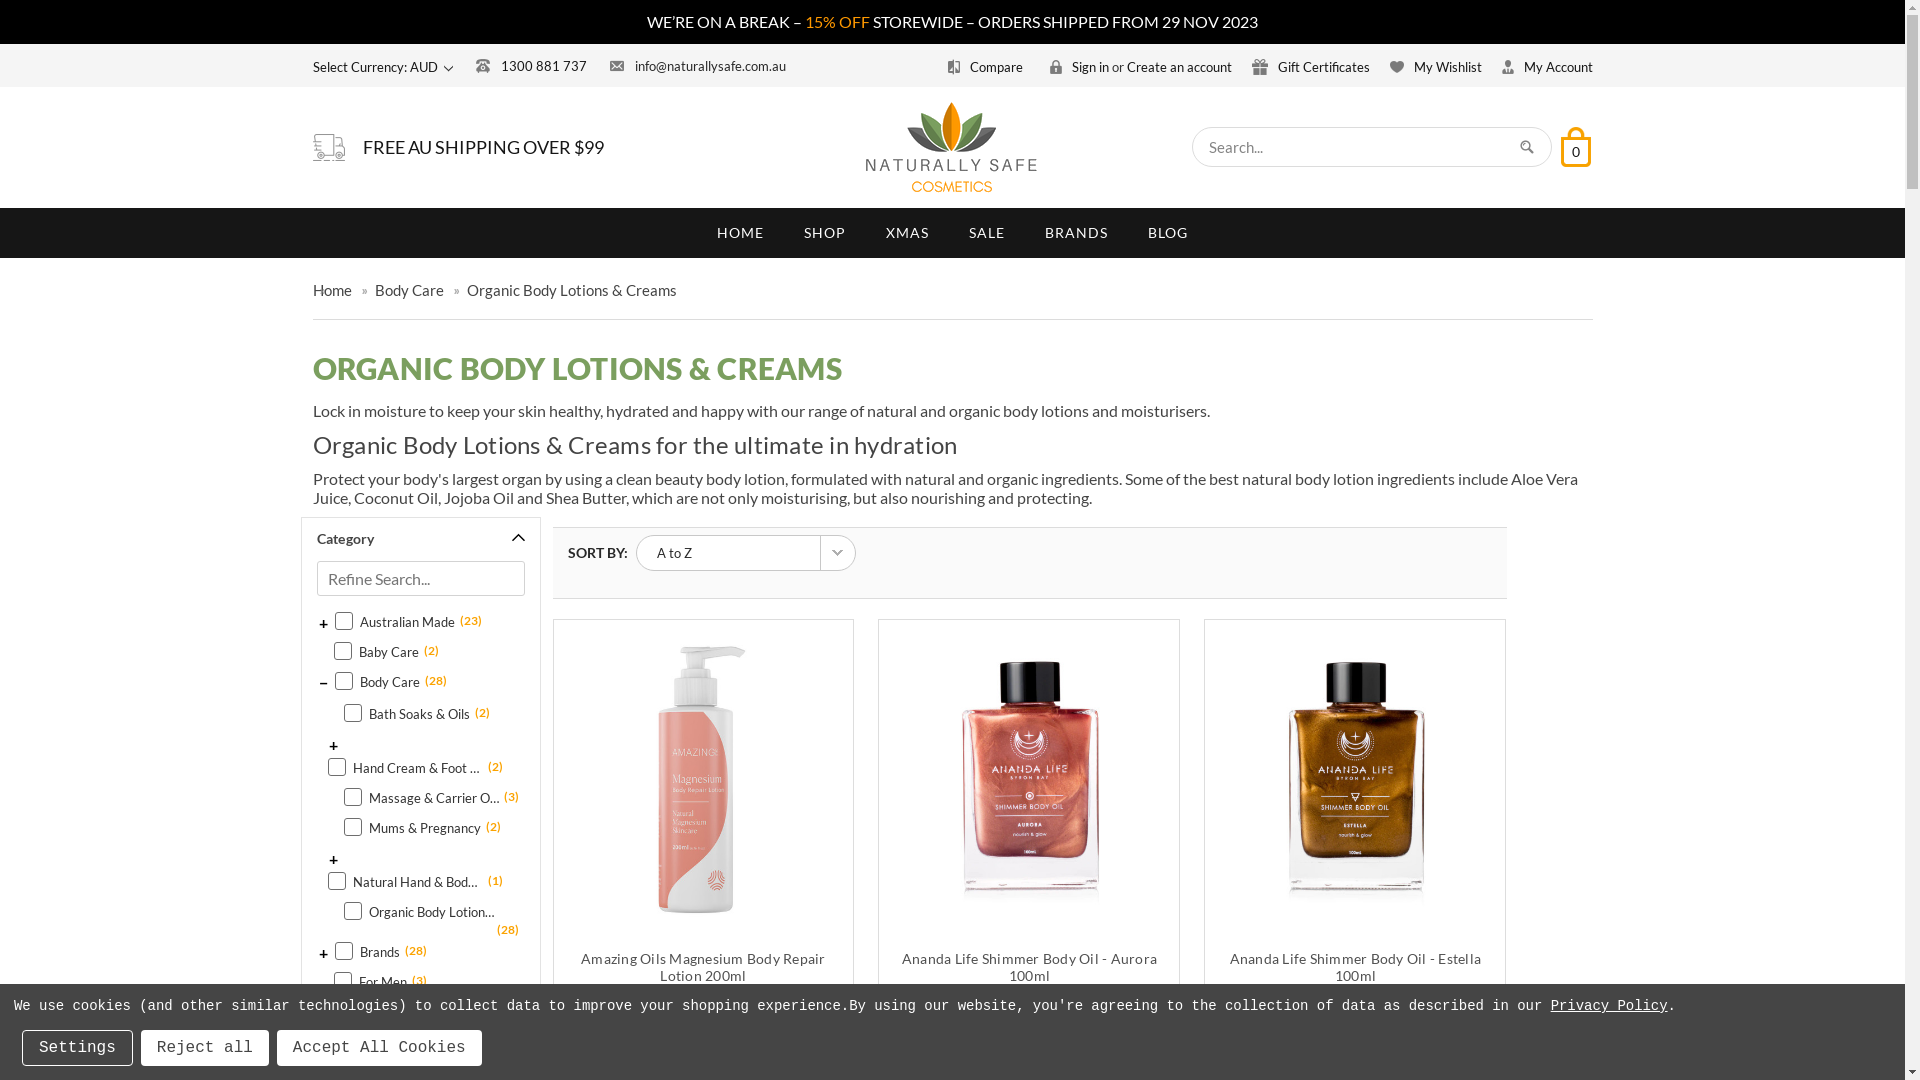  What do you see at coordinates (531, 64) in the screenshot?
I see `'1300 881 737'` at bounding box center [531, 64].